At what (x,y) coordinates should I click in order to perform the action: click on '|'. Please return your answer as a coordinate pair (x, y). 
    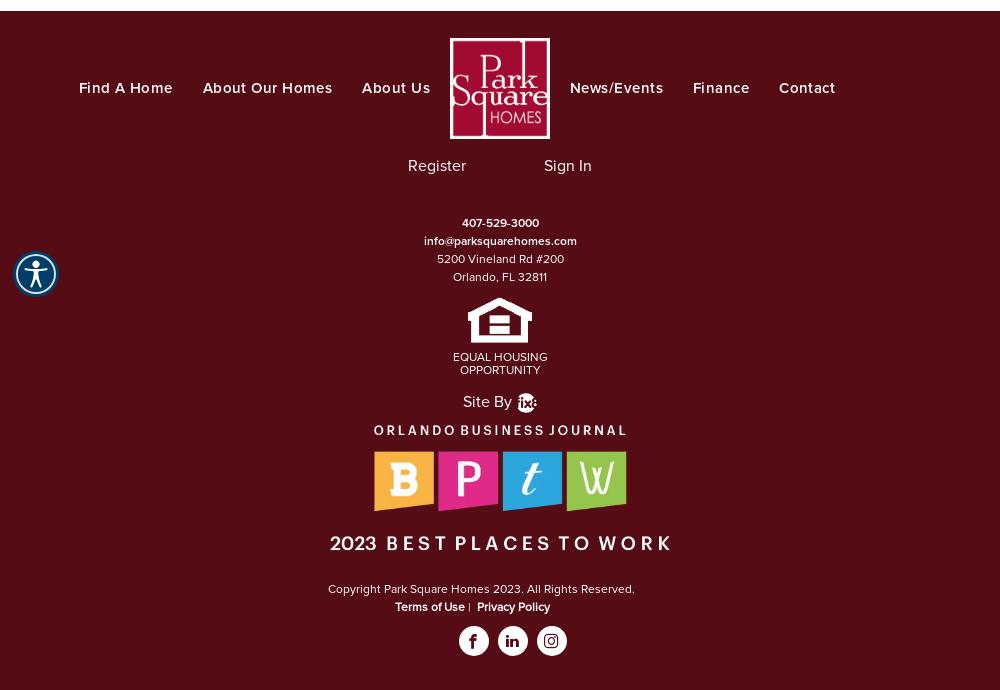
    Looking at the image, I should click on (470, 605).